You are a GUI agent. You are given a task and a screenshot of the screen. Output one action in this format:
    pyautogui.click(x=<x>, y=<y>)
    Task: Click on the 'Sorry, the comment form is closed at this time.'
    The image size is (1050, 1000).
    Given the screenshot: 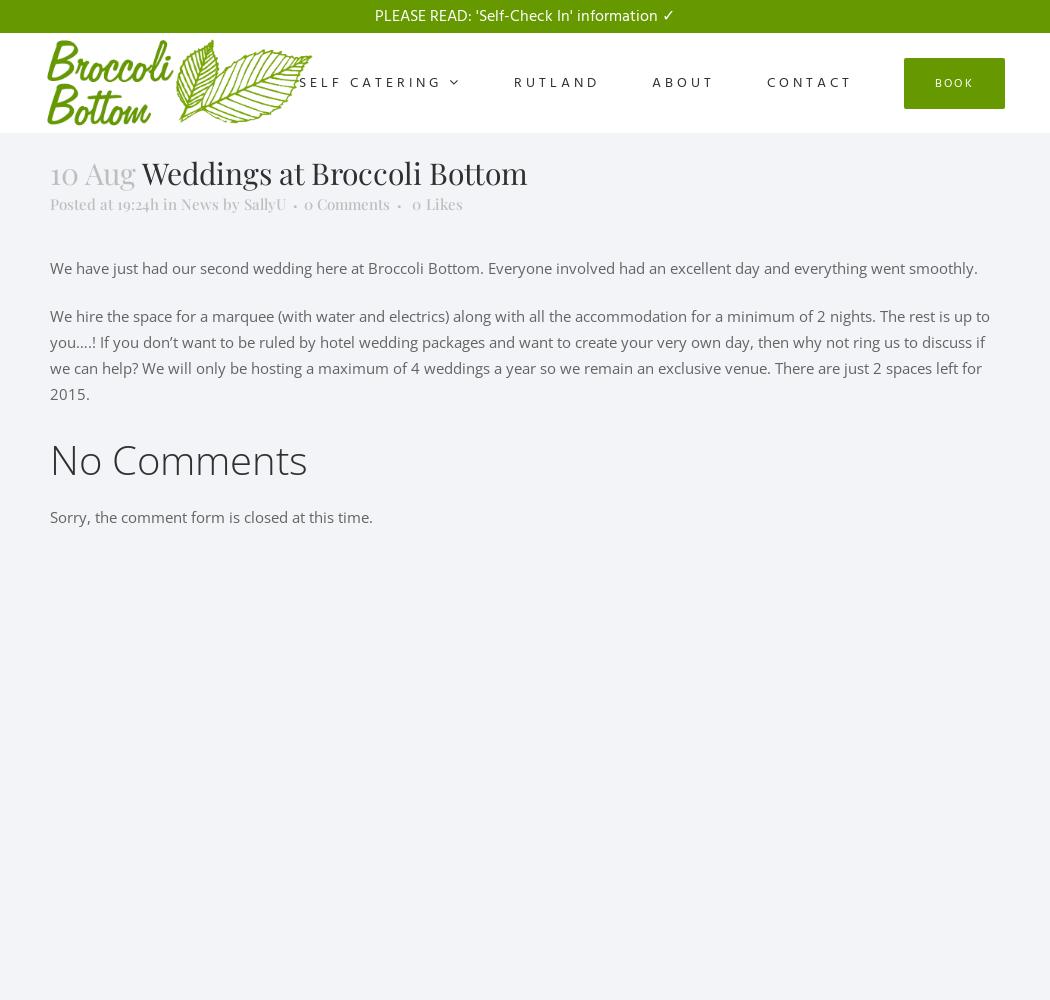 What is the action you would take?
    pyautogui.click(x=210, y=517)
    